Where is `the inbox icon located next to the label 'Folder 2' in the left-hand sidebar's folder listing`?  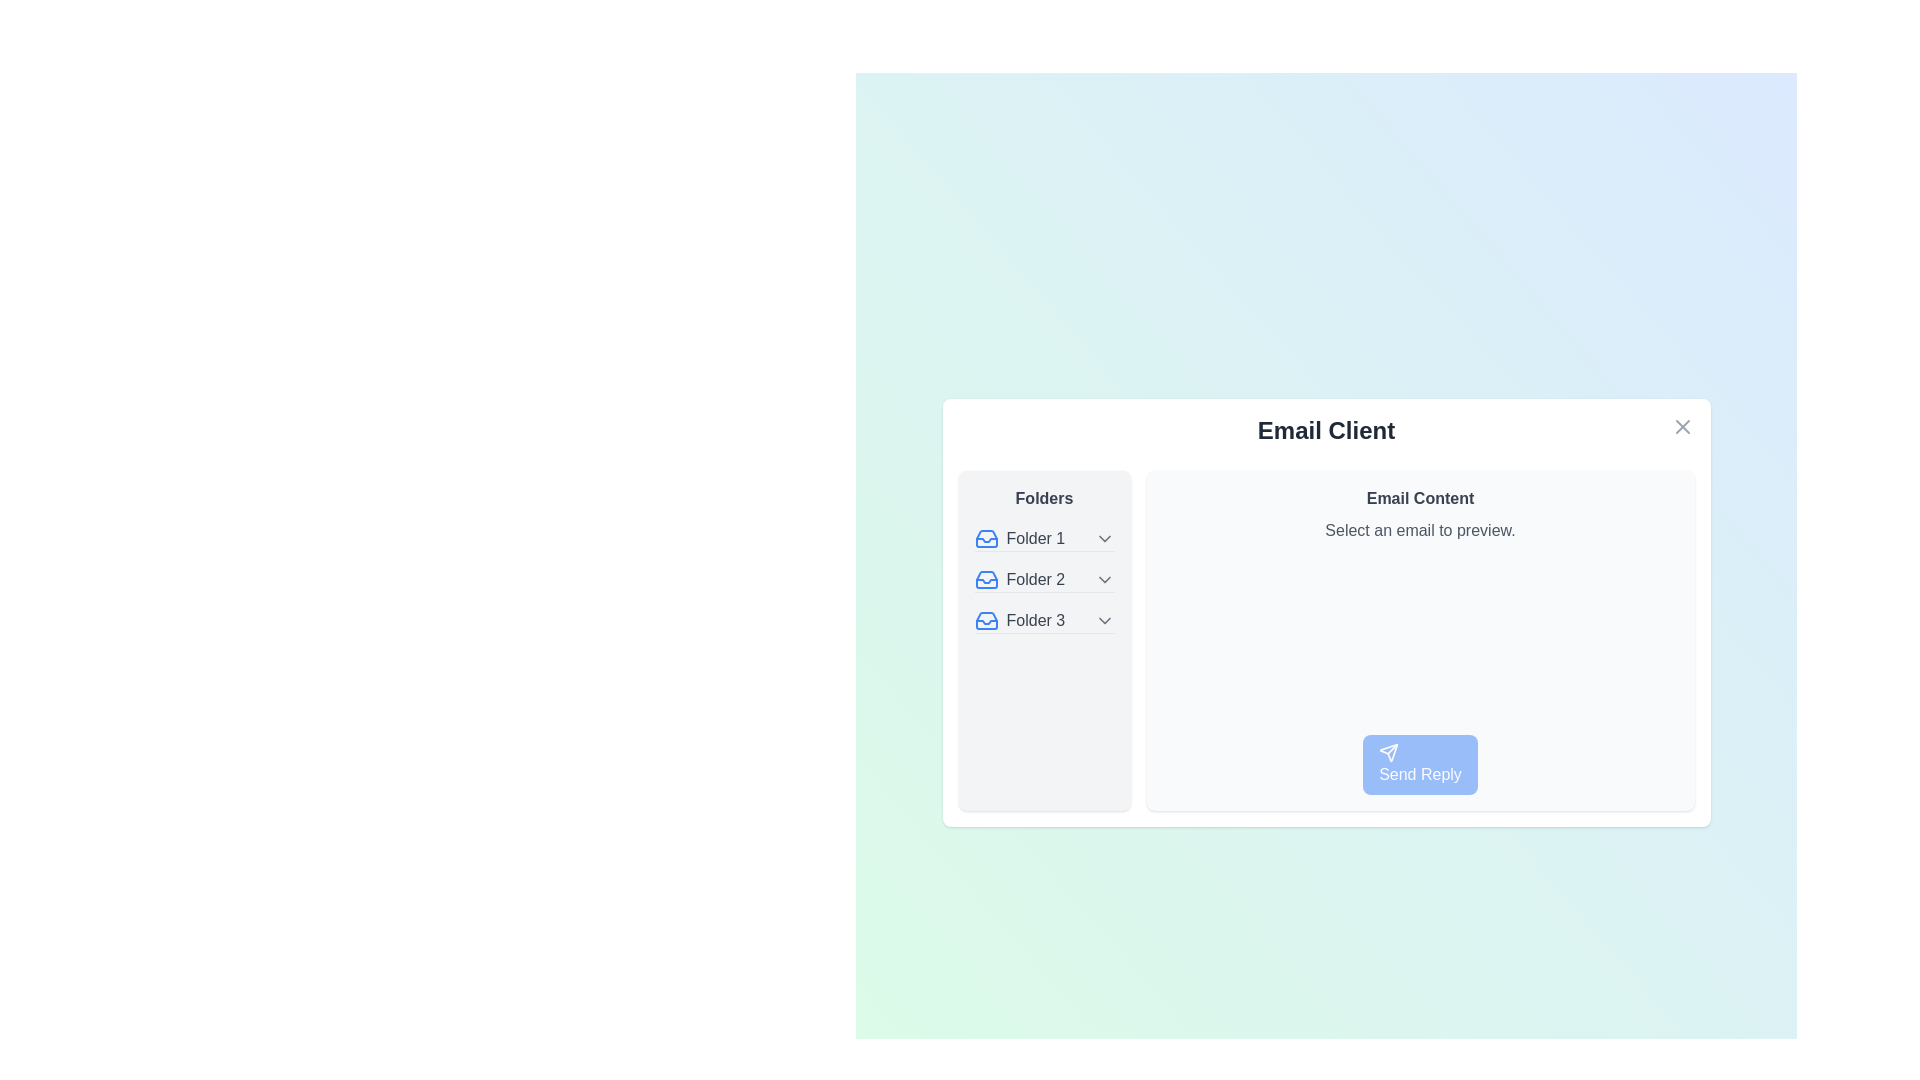
the inbox icon located next to the label 'Folder 2' in the left-hand sidebar's folder listing is located at coordinates (986, 579).